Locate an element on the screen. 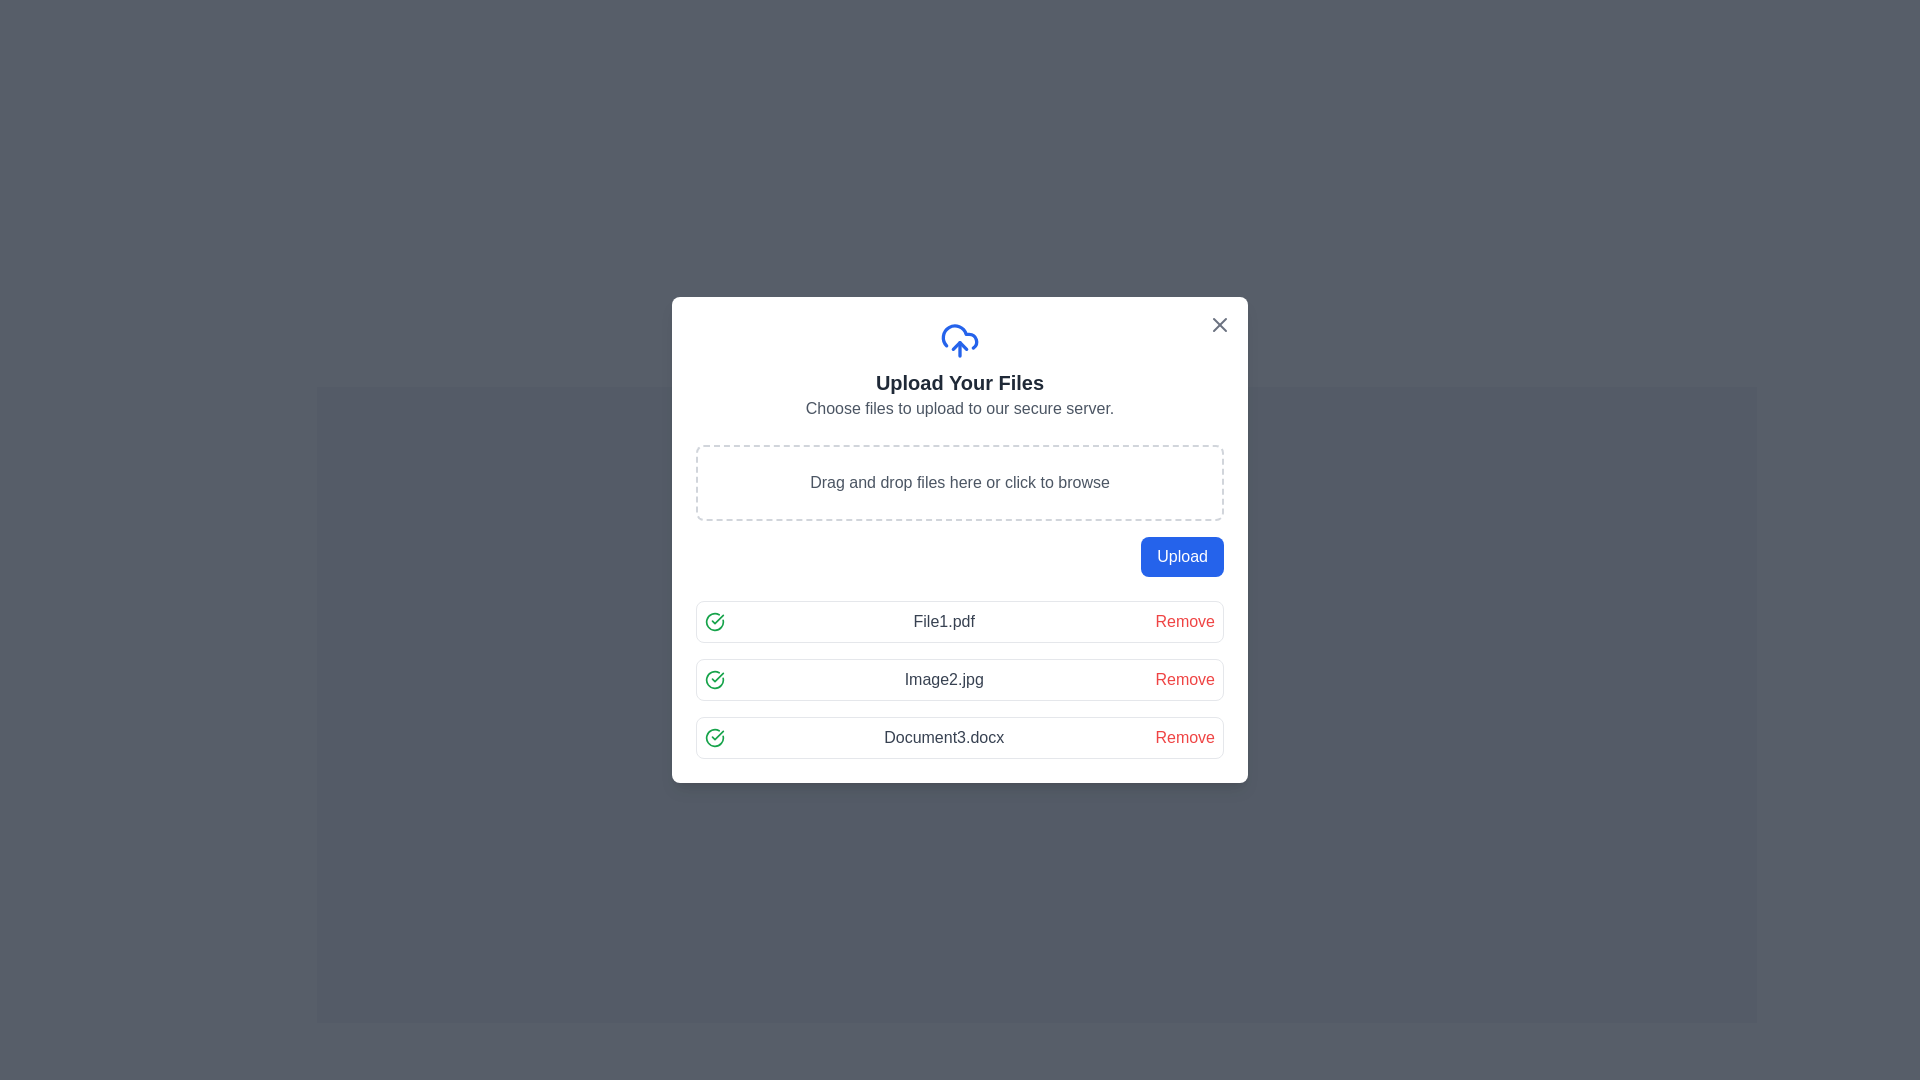 The height and width of the screenshot is (1080, 1920). the file upload panel to browse and select files is located at coordinates (960, 540).